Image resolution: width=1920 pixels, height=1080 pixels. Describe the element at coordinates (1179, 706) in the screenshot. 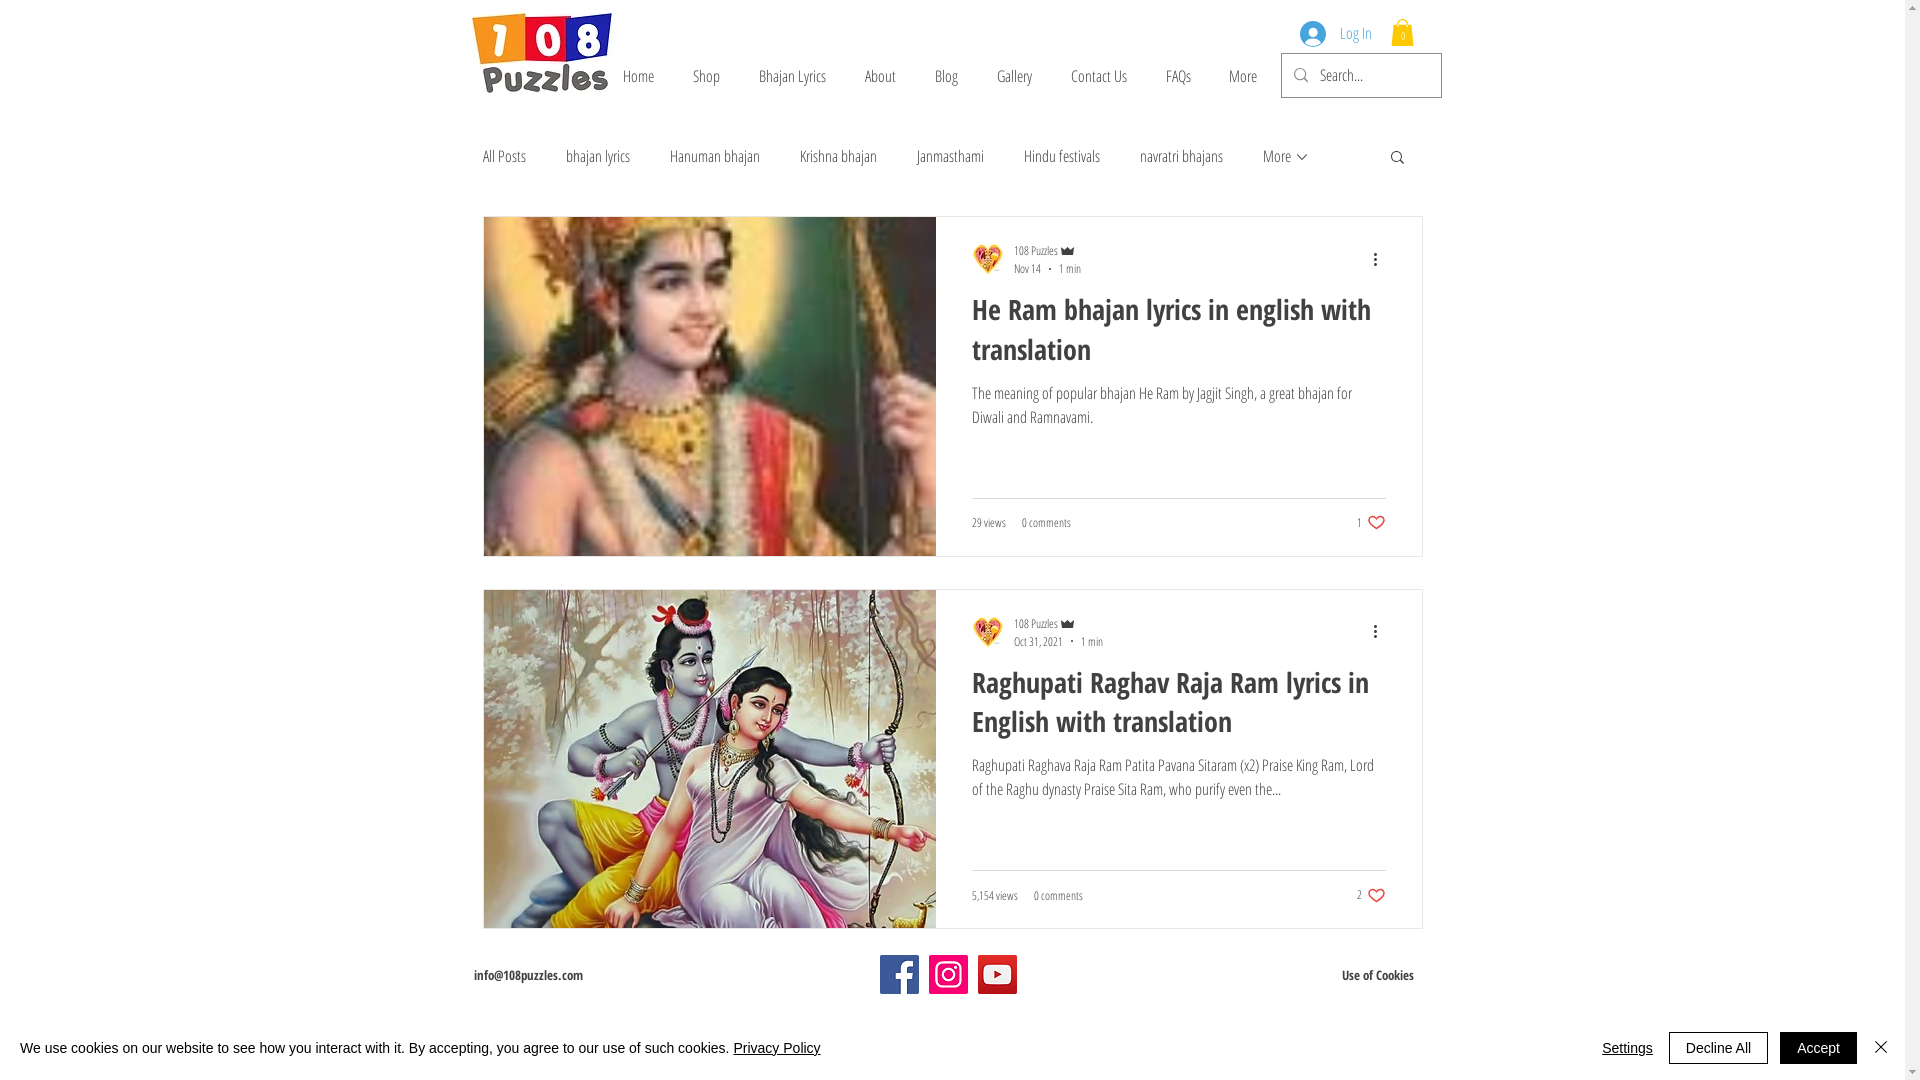

I see `'Raghupati Raghav Raja Ram lyrics in English with translation'` at that location.